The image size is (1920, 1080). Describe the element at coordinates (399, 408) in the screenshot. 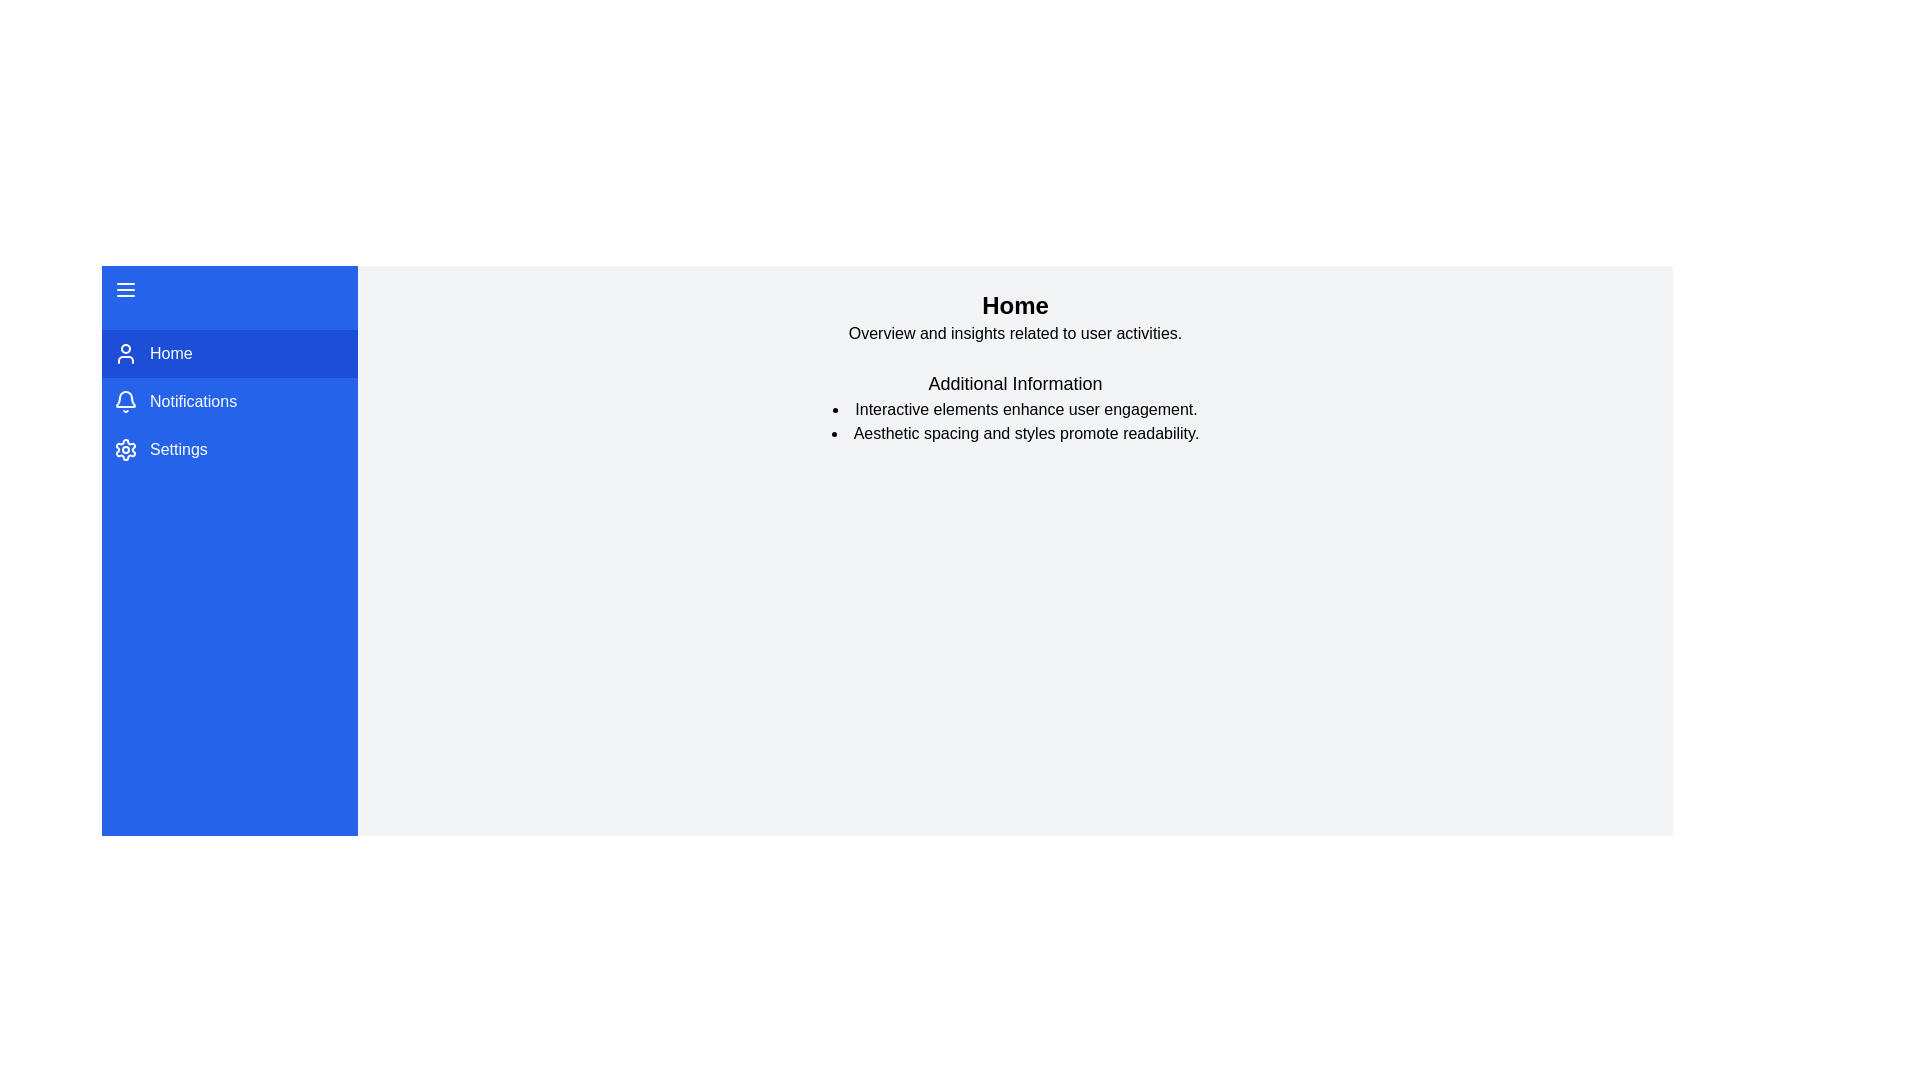

I see `the first item of the additional information list` at that location.